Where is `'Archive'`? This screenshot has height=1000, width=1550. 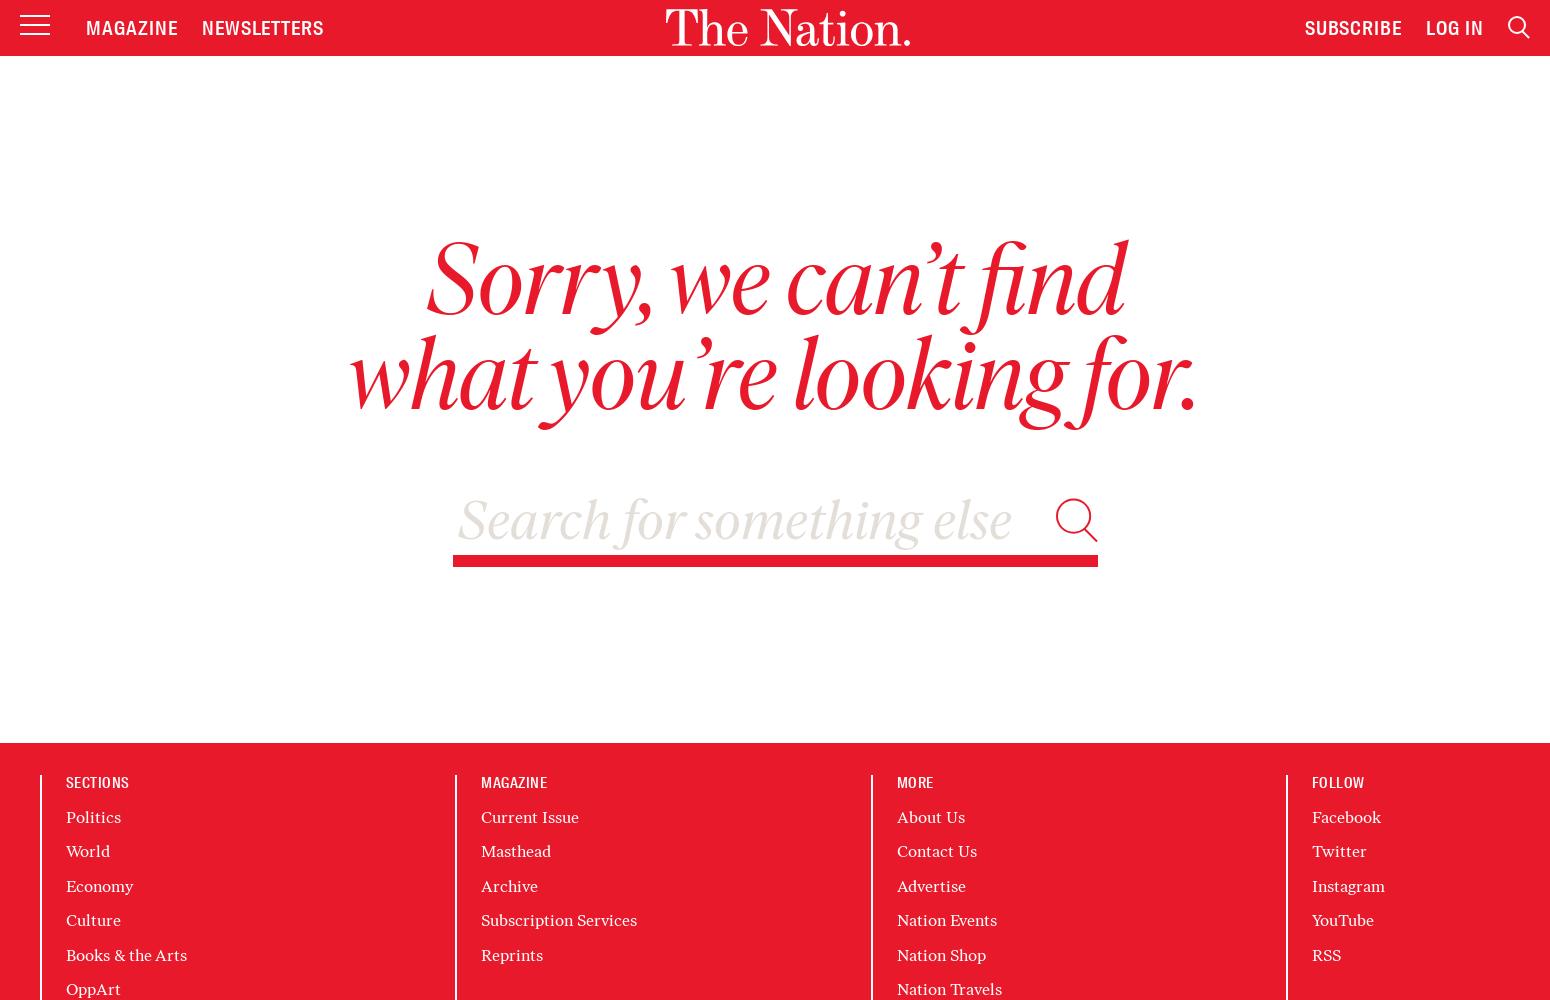 'Archive' is located at coordinates (508, 885).